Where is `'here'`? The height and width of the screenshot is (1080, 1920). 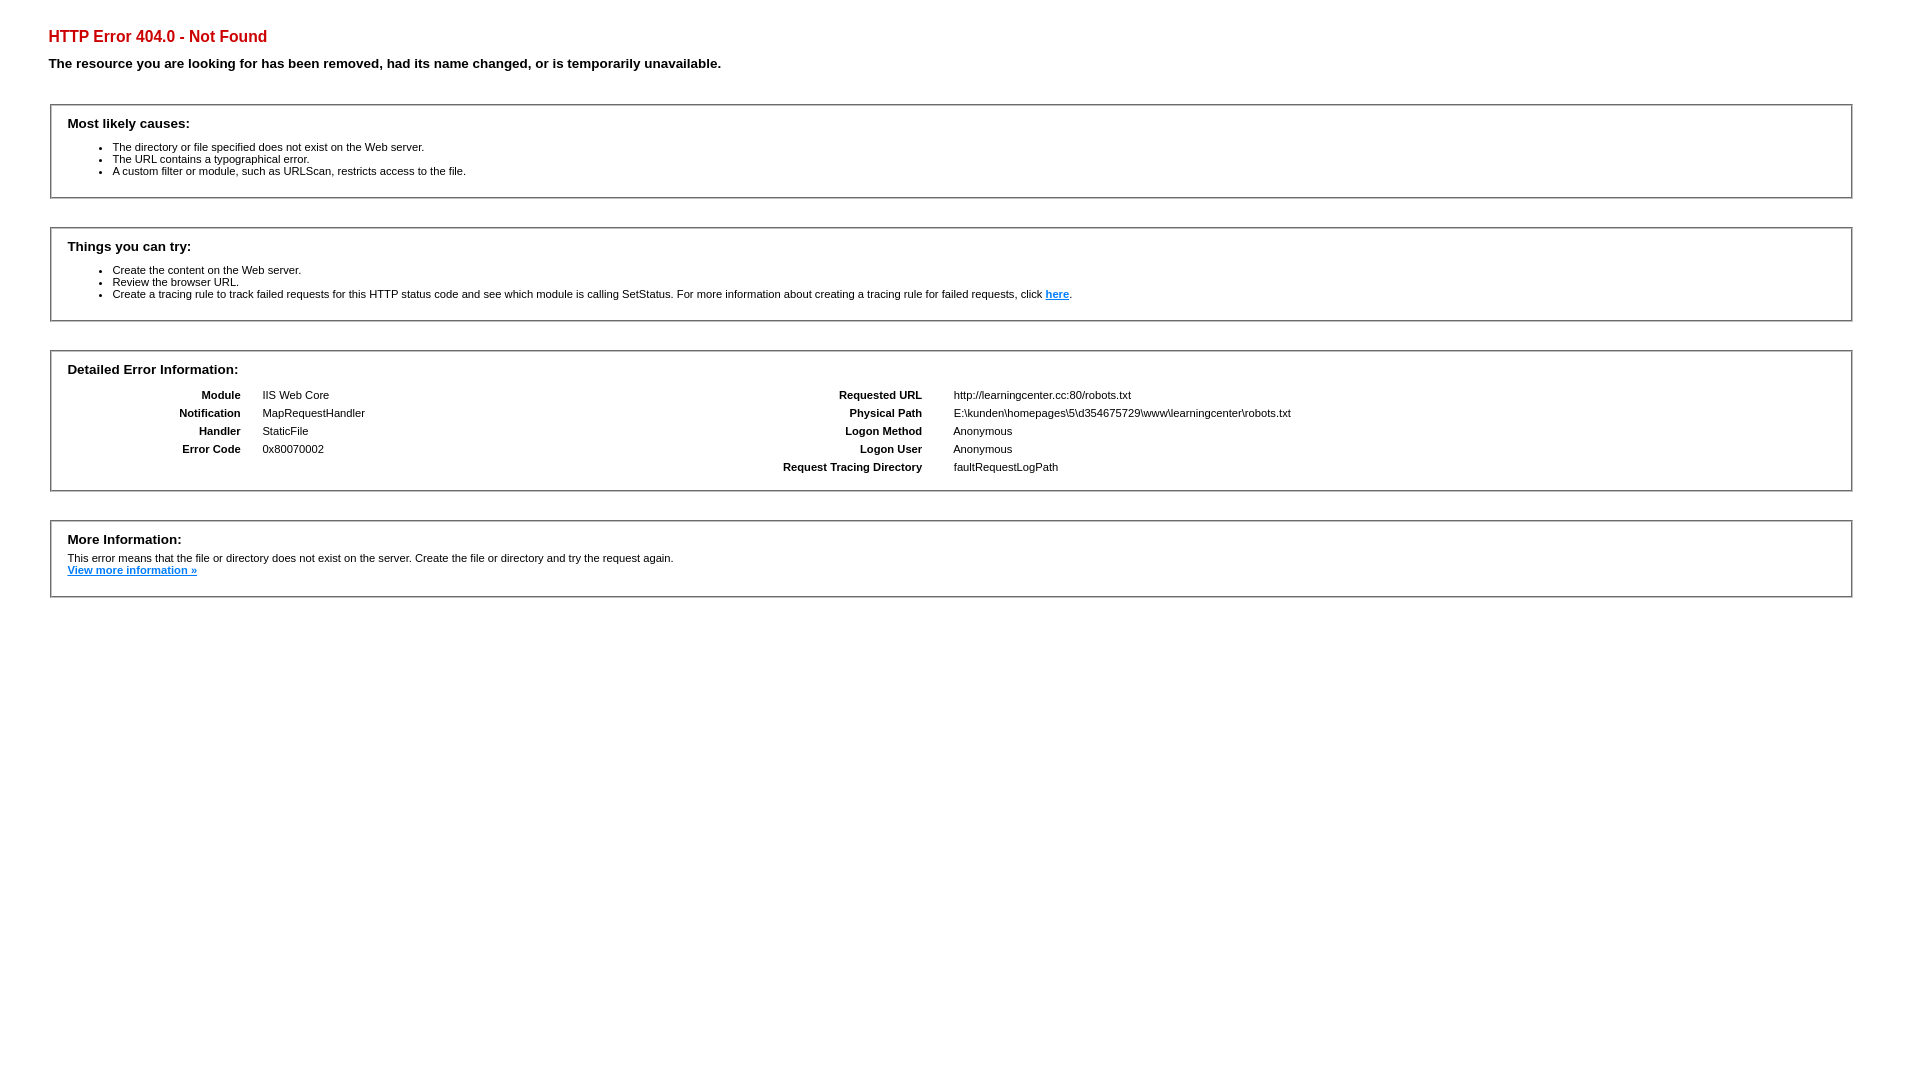 'here' is located at coordinates (1056, 293).